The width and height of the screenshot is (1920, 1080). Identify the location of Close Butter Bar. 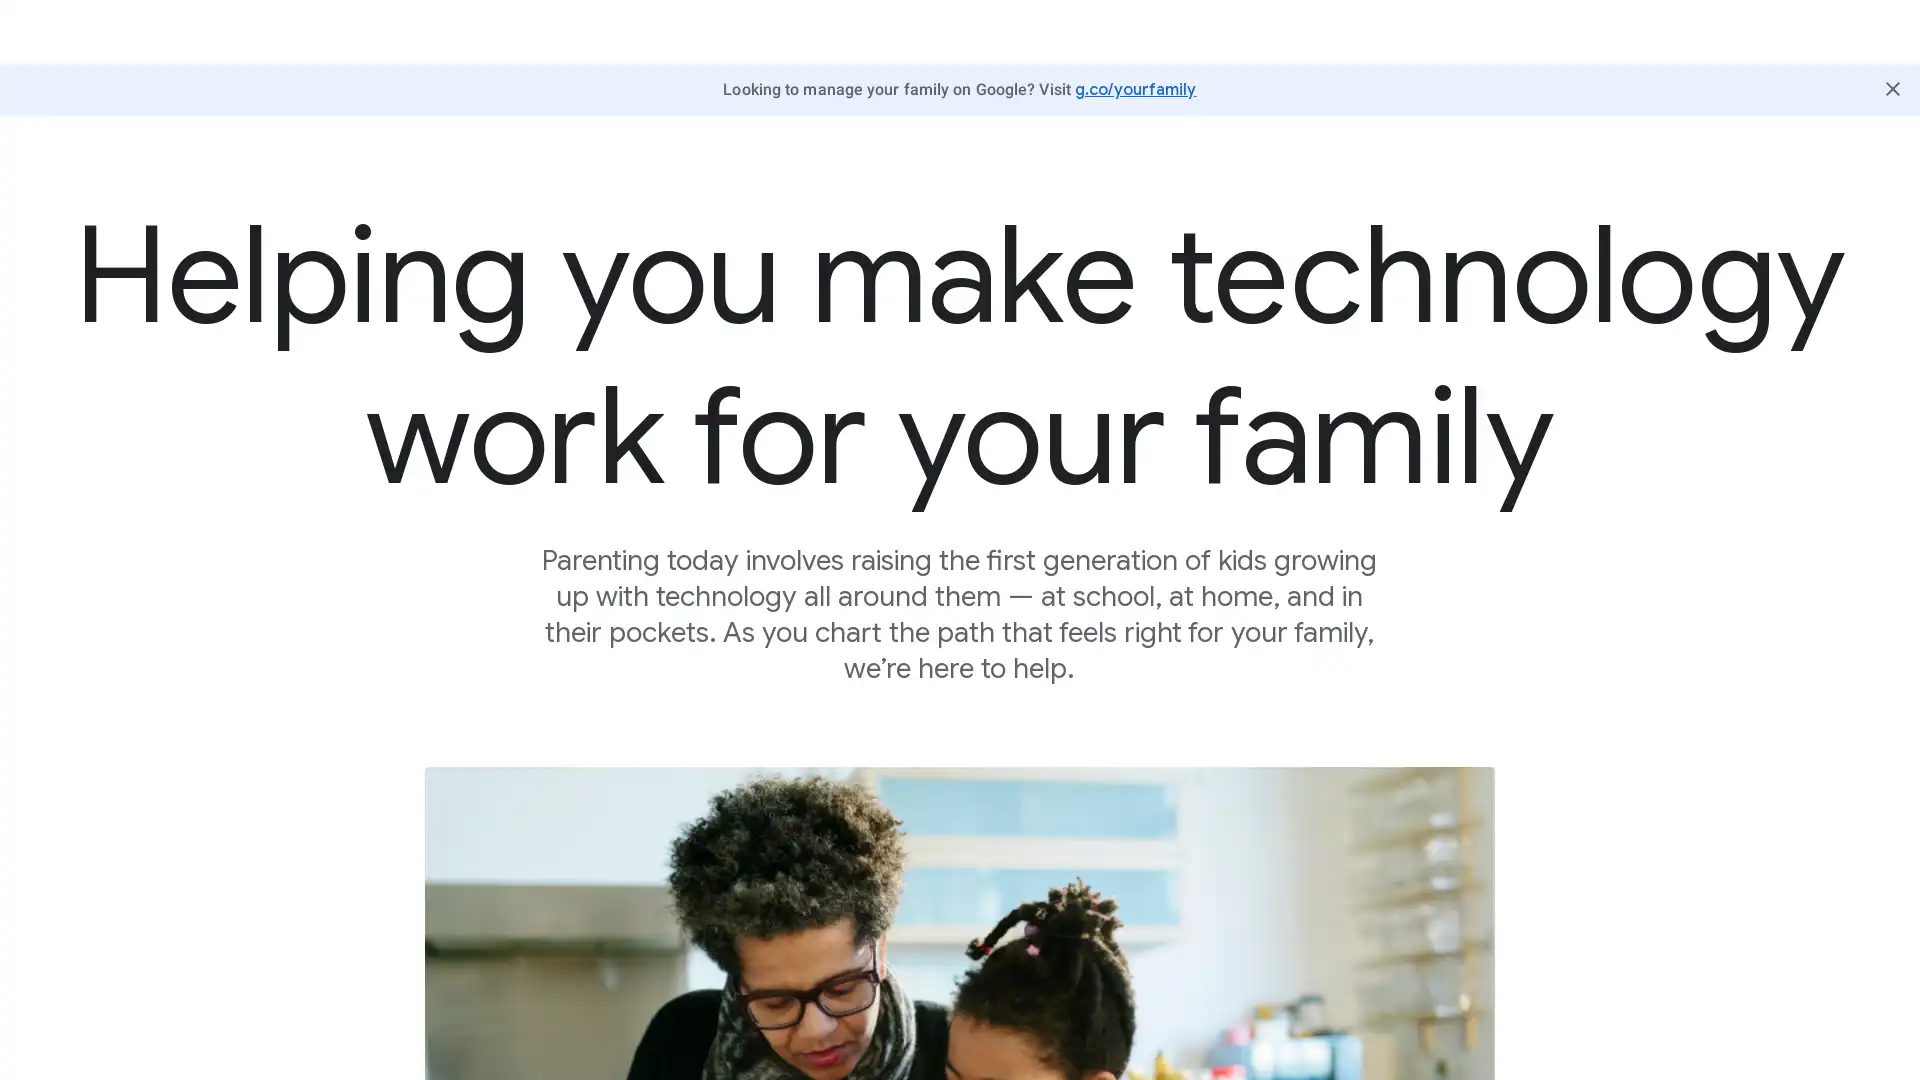
(1891, 87).